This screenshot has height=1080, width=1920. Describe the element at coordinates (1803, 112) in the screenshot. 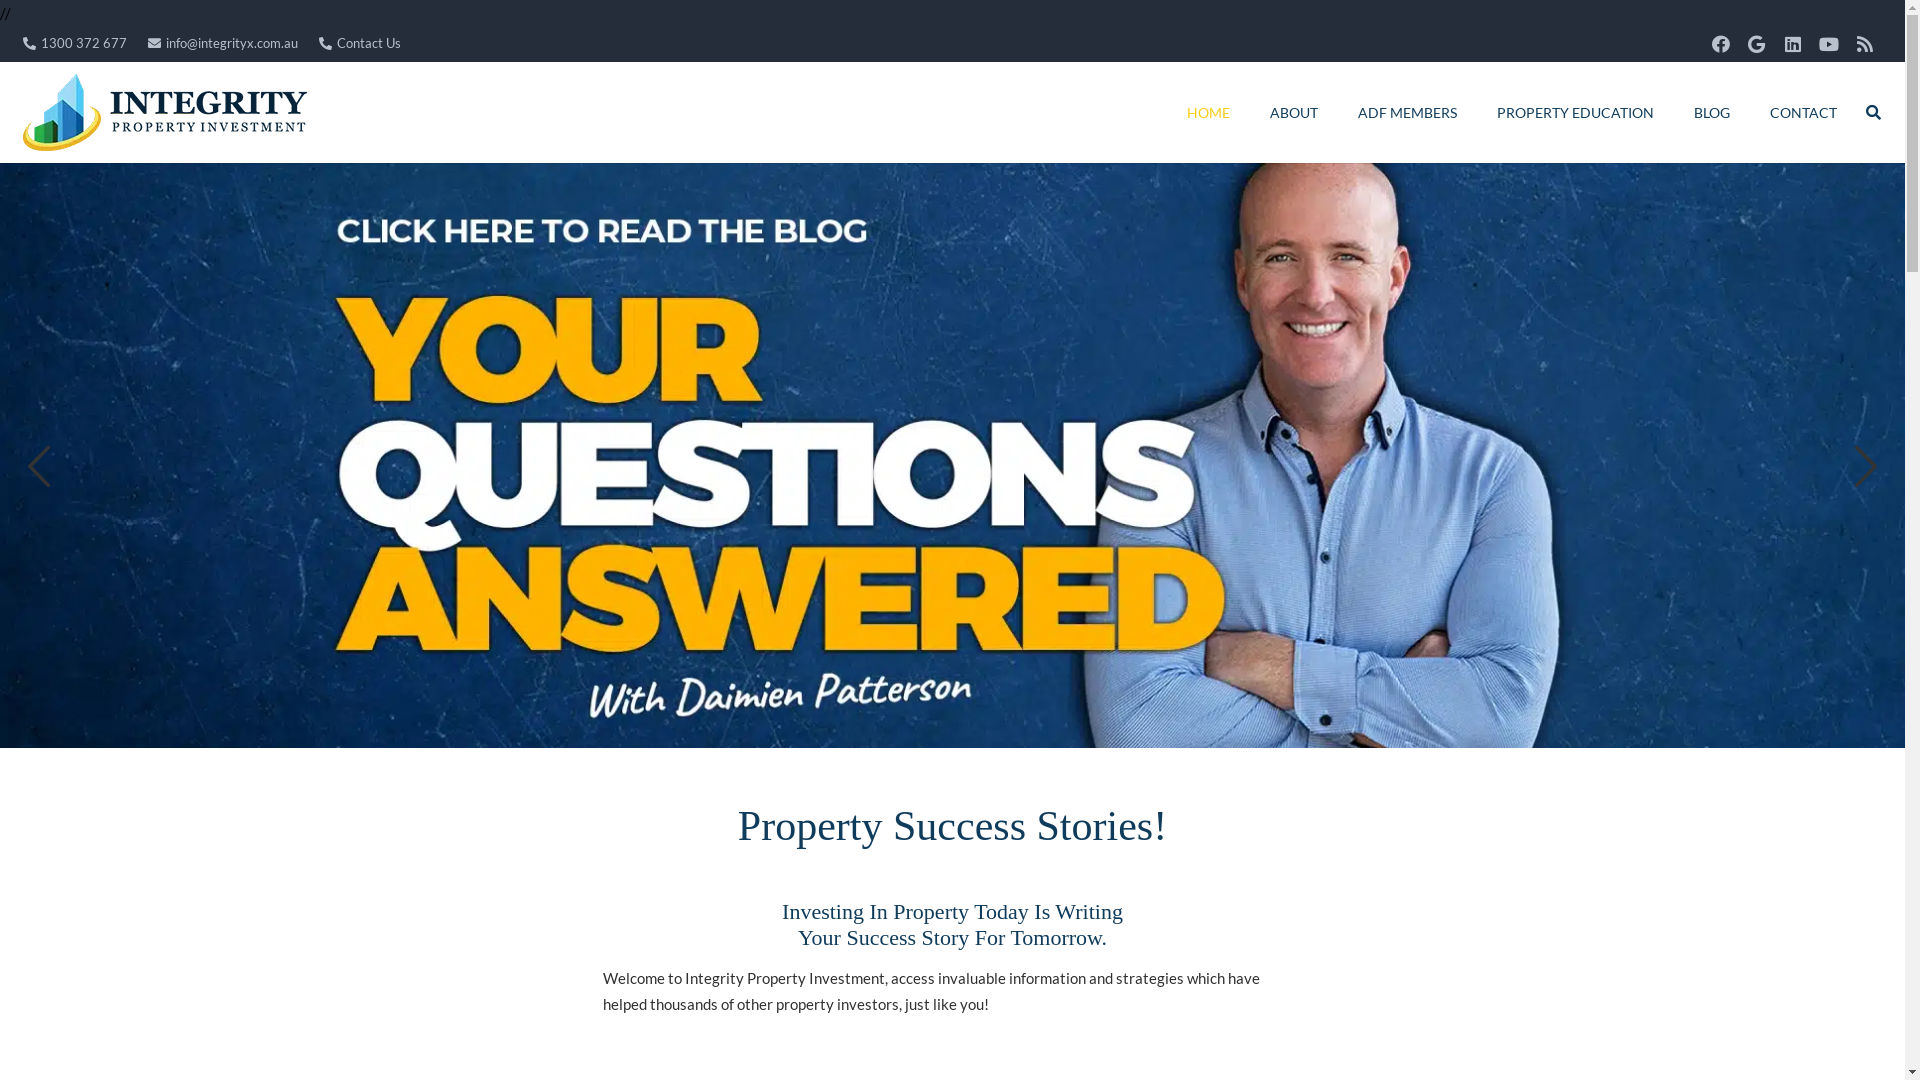

I see `'CONTACT'` at that location.